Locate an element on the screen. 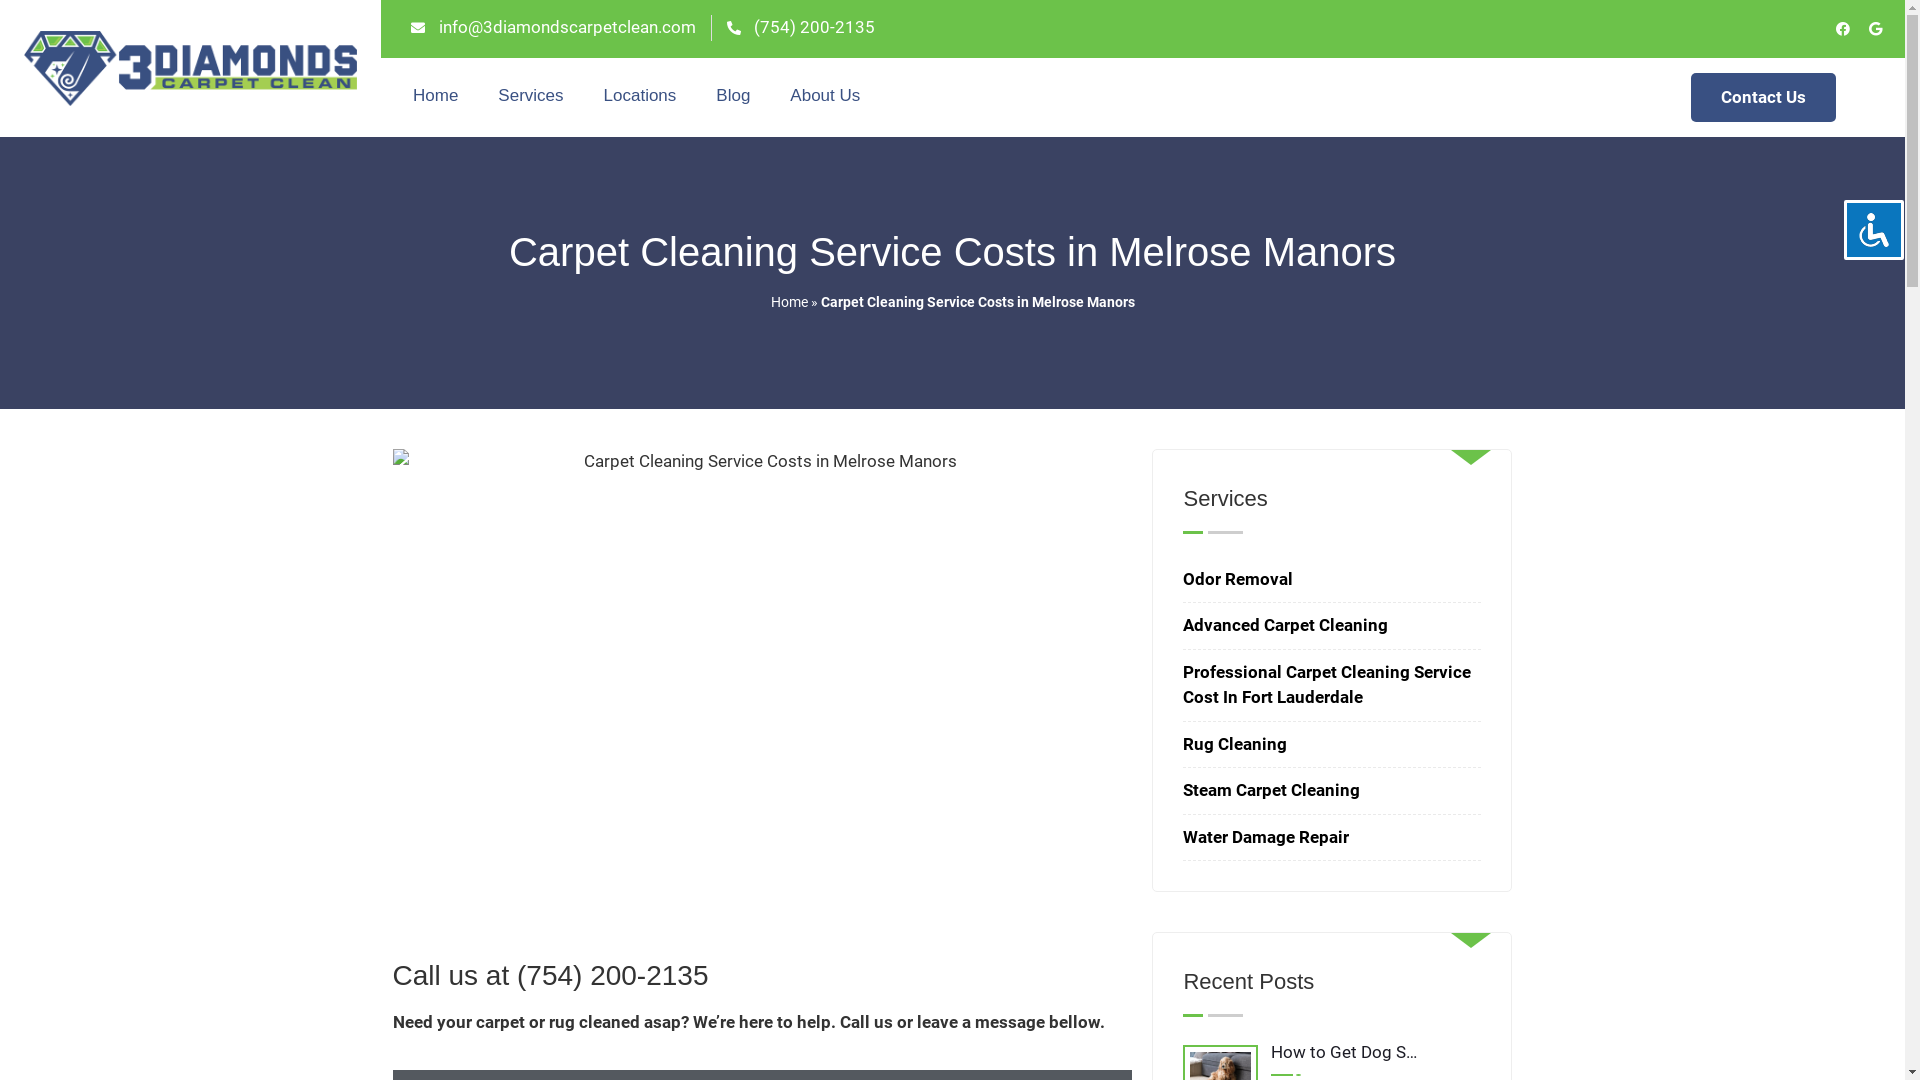 The height and width of the screenshot is (1080, 1920). 'How to Get Dog Smell Out of Your Carpet' is located at coordinates (1331, 1056).